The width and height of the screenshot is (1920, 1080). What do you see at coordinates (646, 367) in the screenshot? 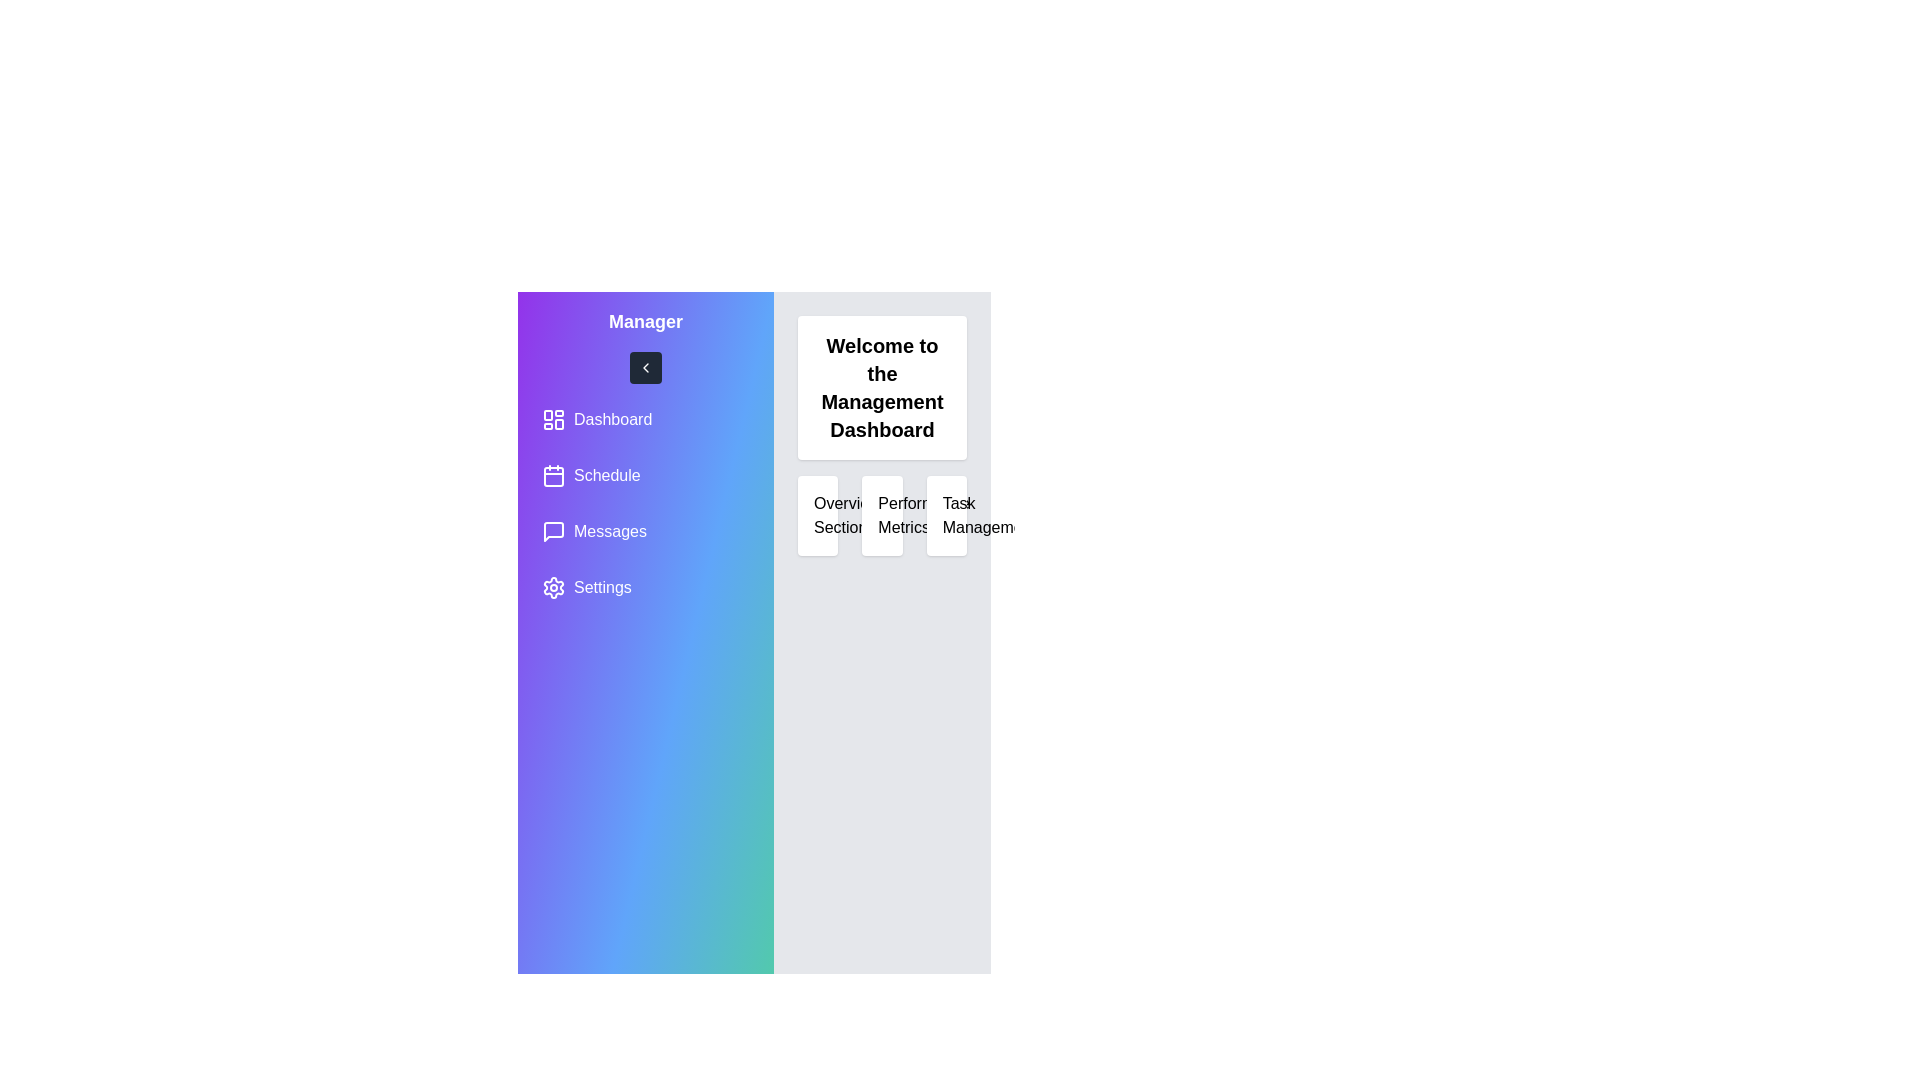
I see `the leftward-pointing chevron icon button, which is a white arrow outline on a dark gray circular background, located at the top of the sidebar below the 'Manager' title` at bounding box center [646, 367].